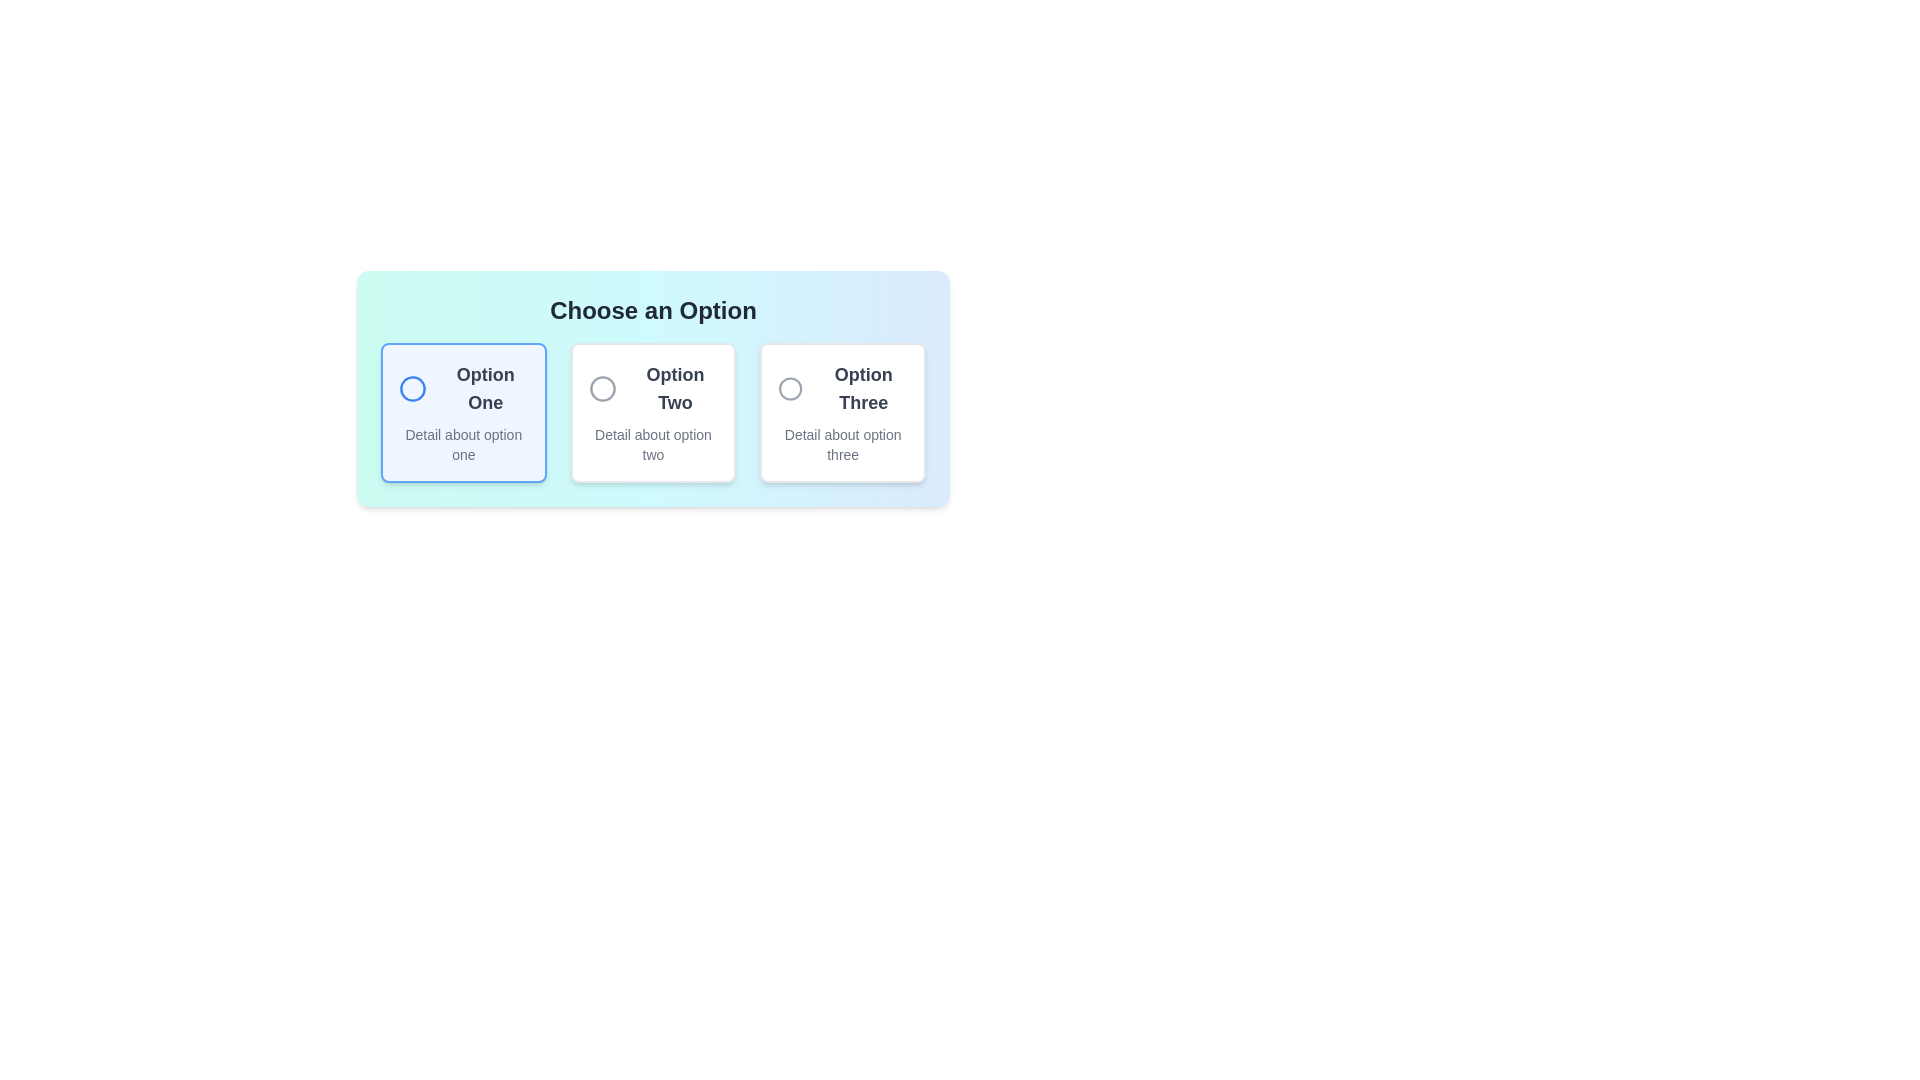 The image size is (1920, 1080). I want to click on the text area containing 'Detail about option one' which is styled in gray and positioned below the 'Option One' label in the first card of the three-option selection group, so click(462, 443).